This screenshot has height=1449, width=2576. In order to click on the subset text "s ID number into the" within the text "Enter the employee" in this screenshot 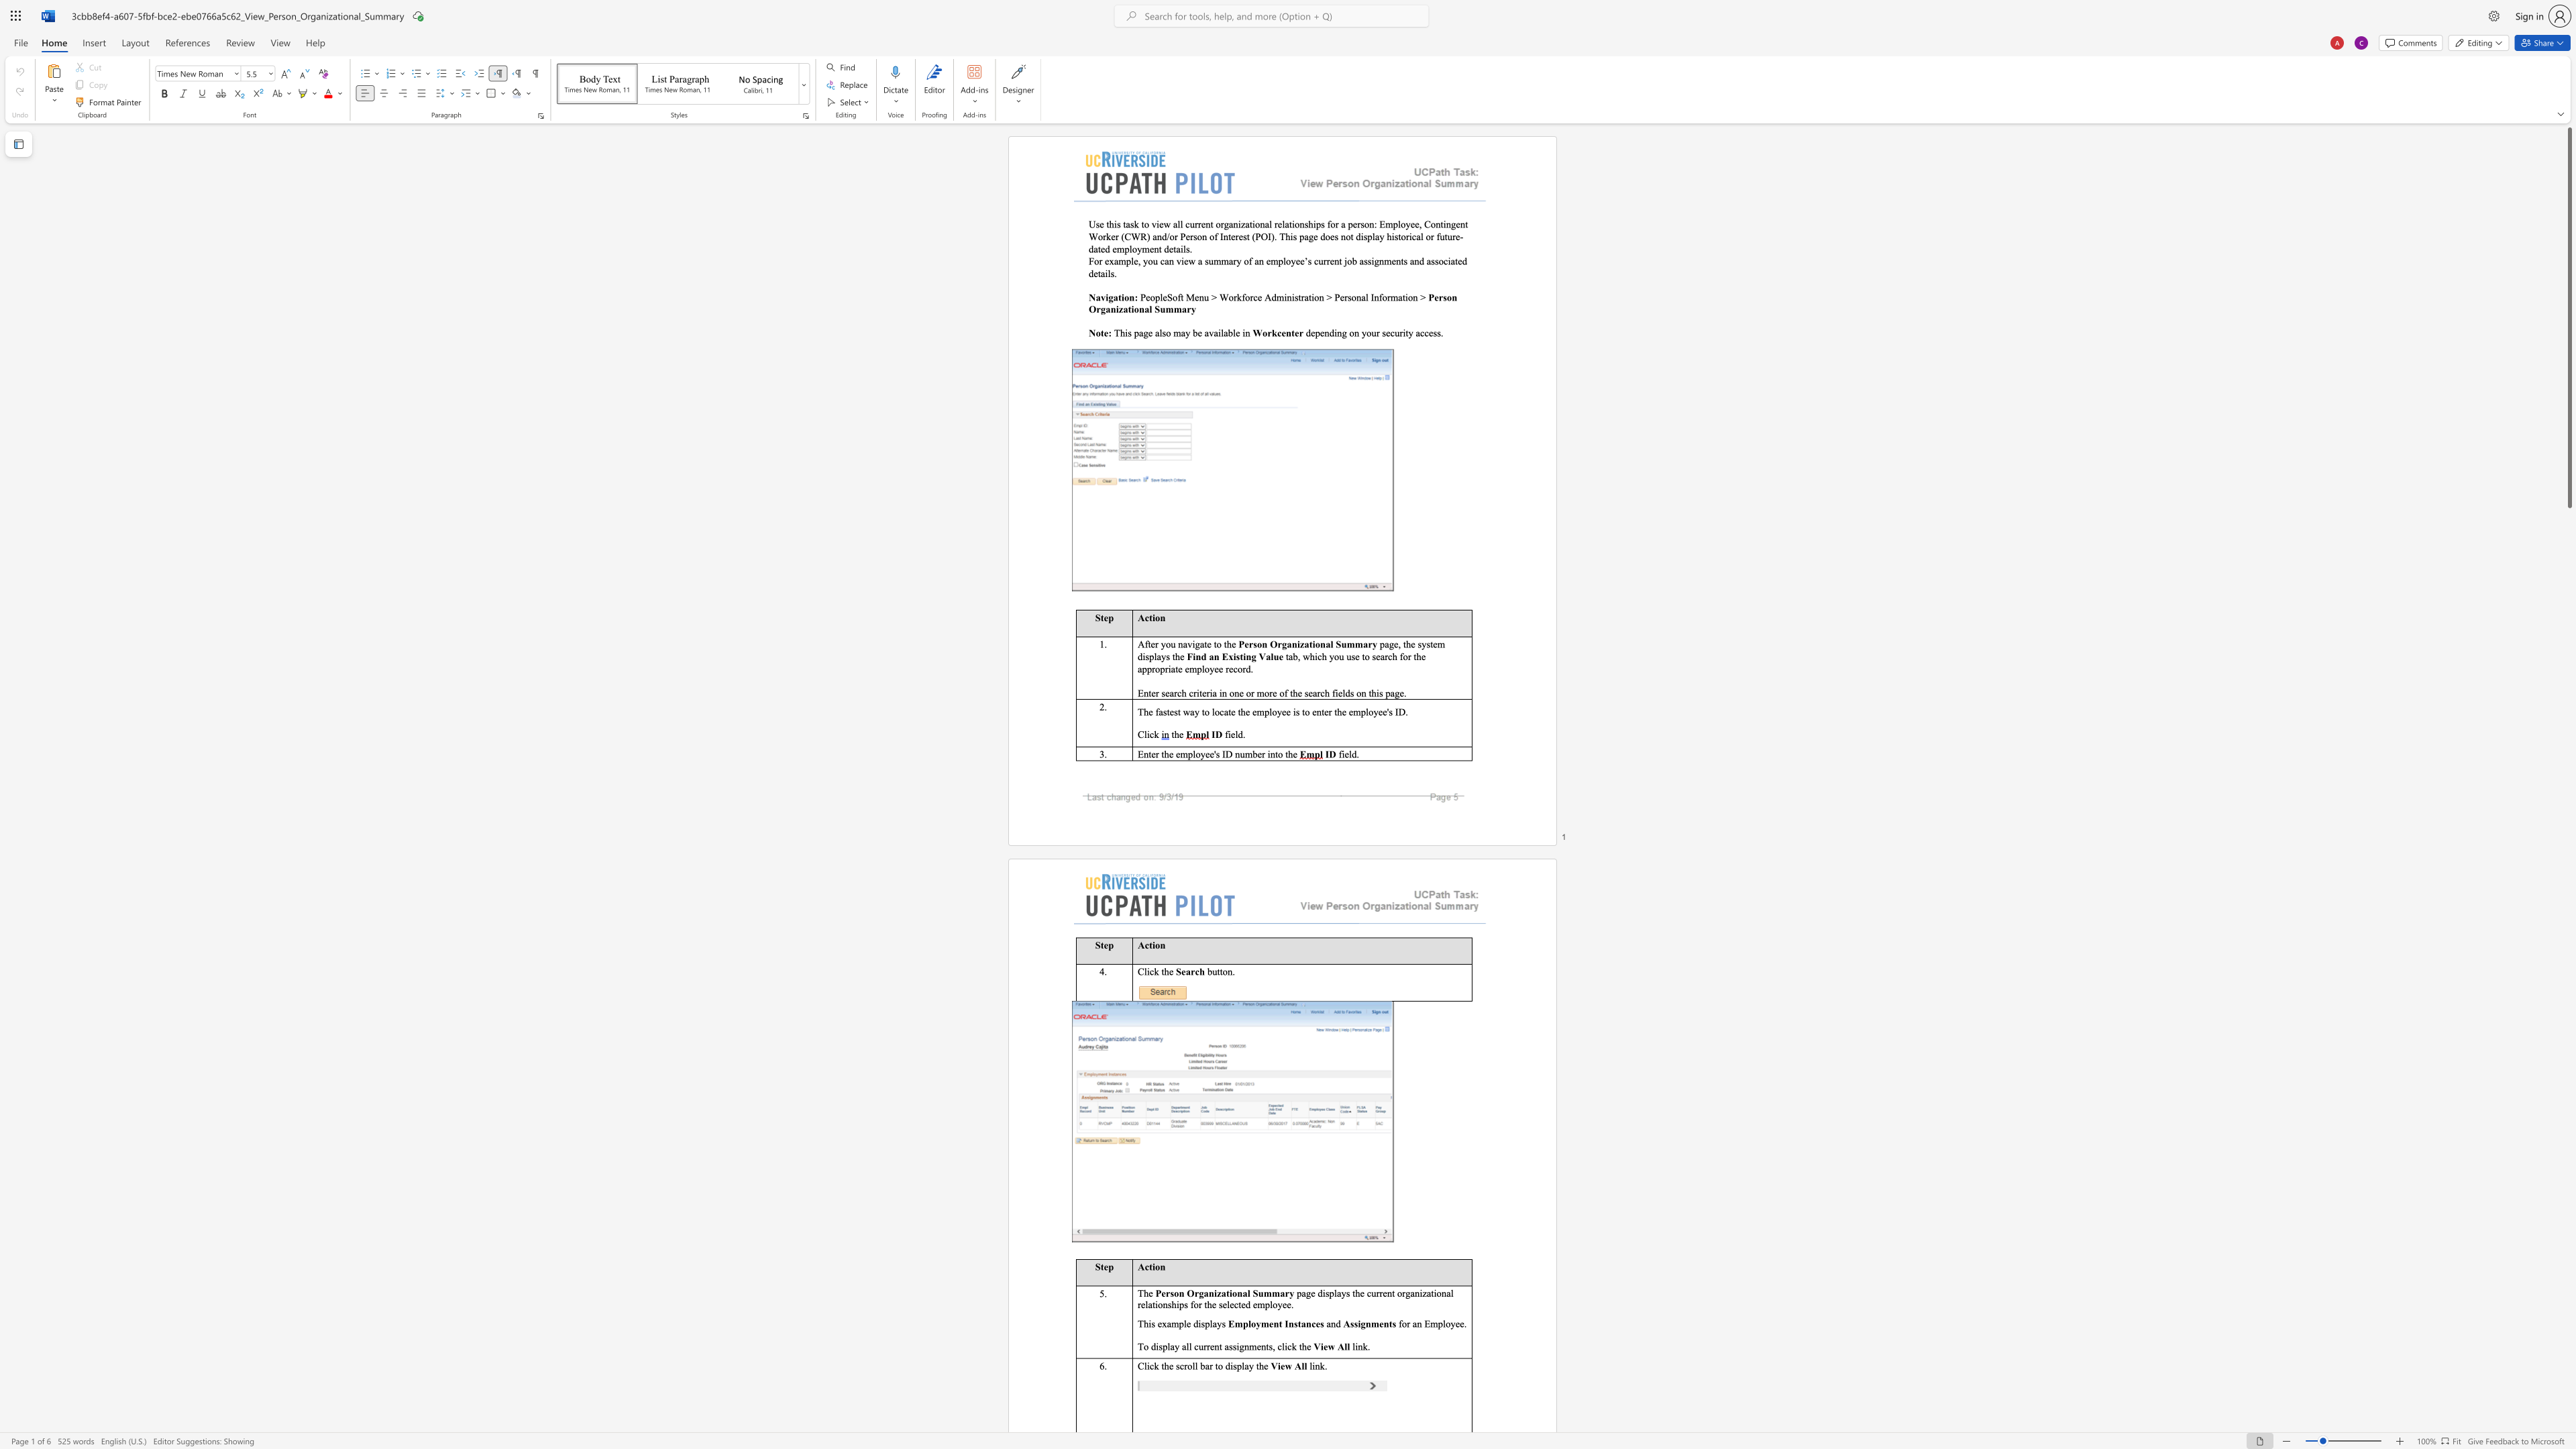, I will do `click(1215, 753)`.